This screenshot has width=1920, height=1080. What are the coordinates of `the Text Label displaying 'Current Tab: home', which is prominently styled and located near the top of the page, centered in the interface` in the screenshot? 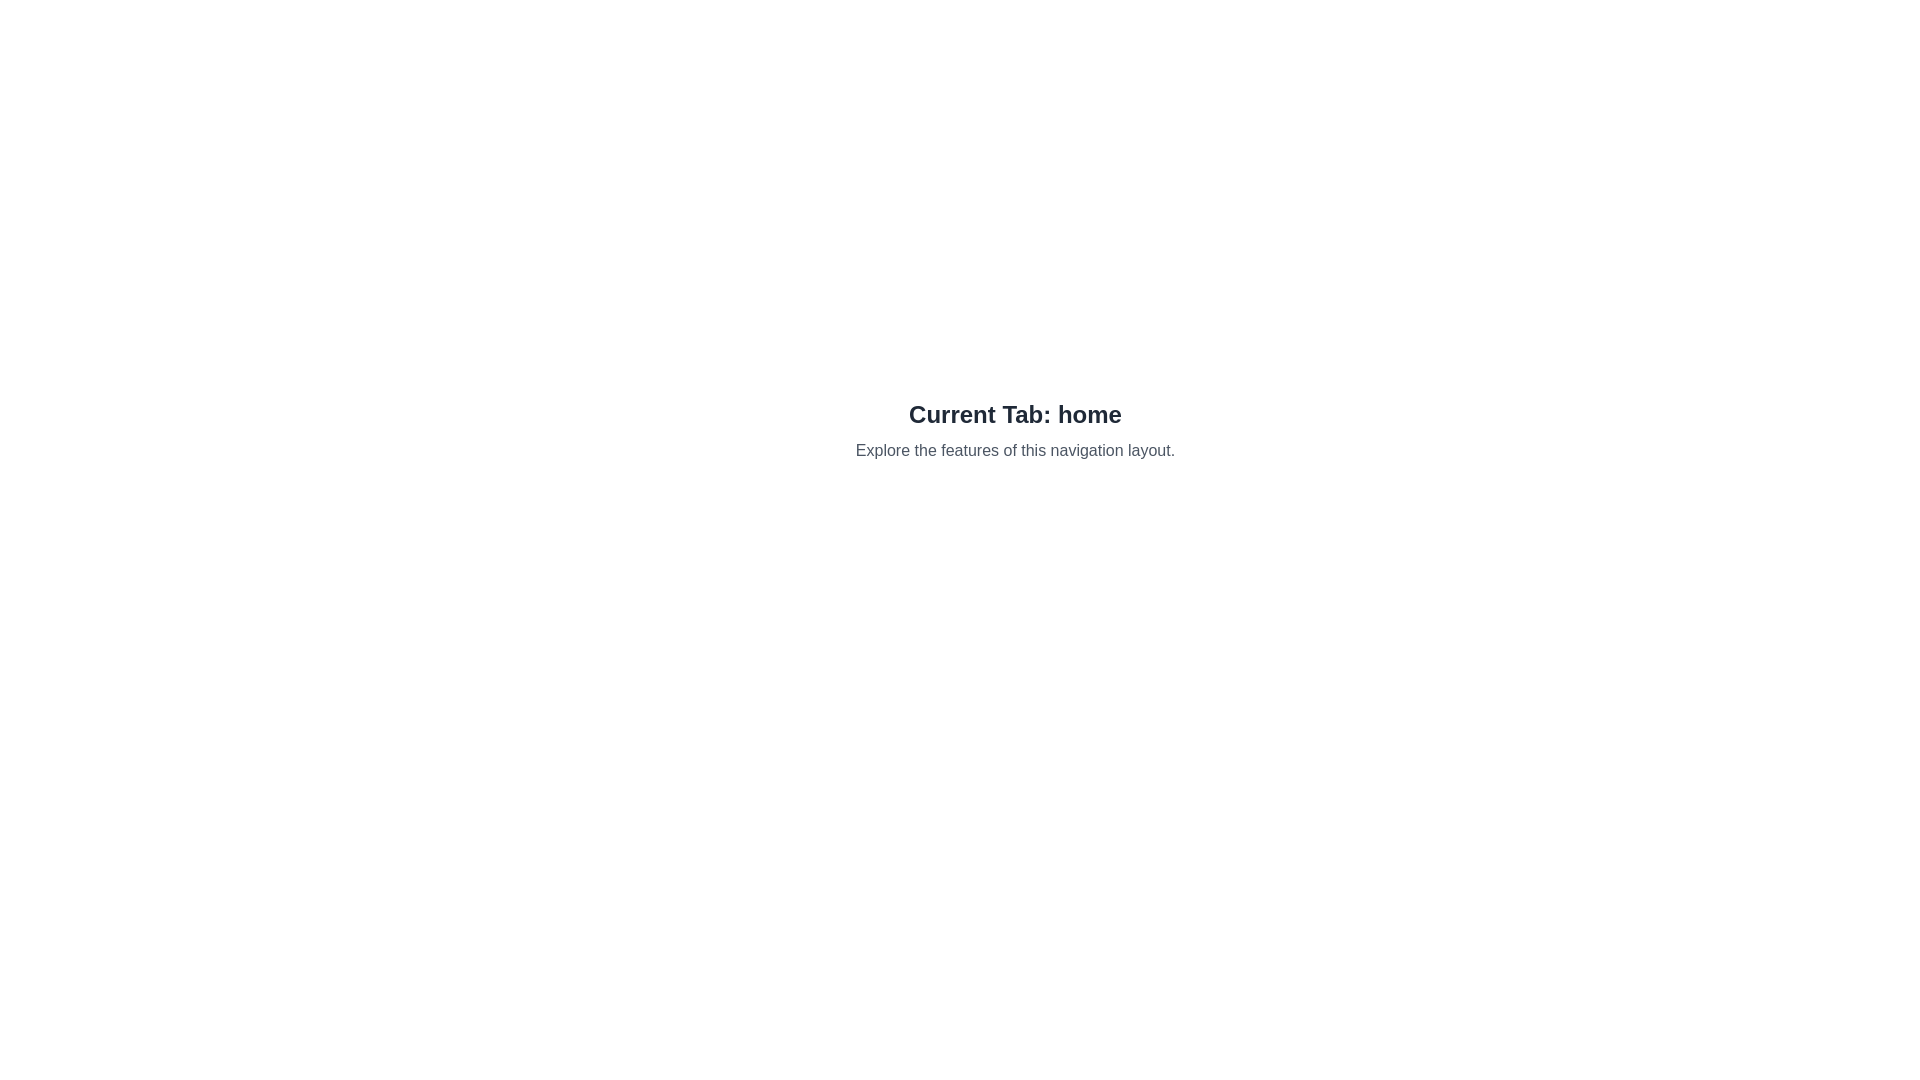 It's located at (1015, 414).